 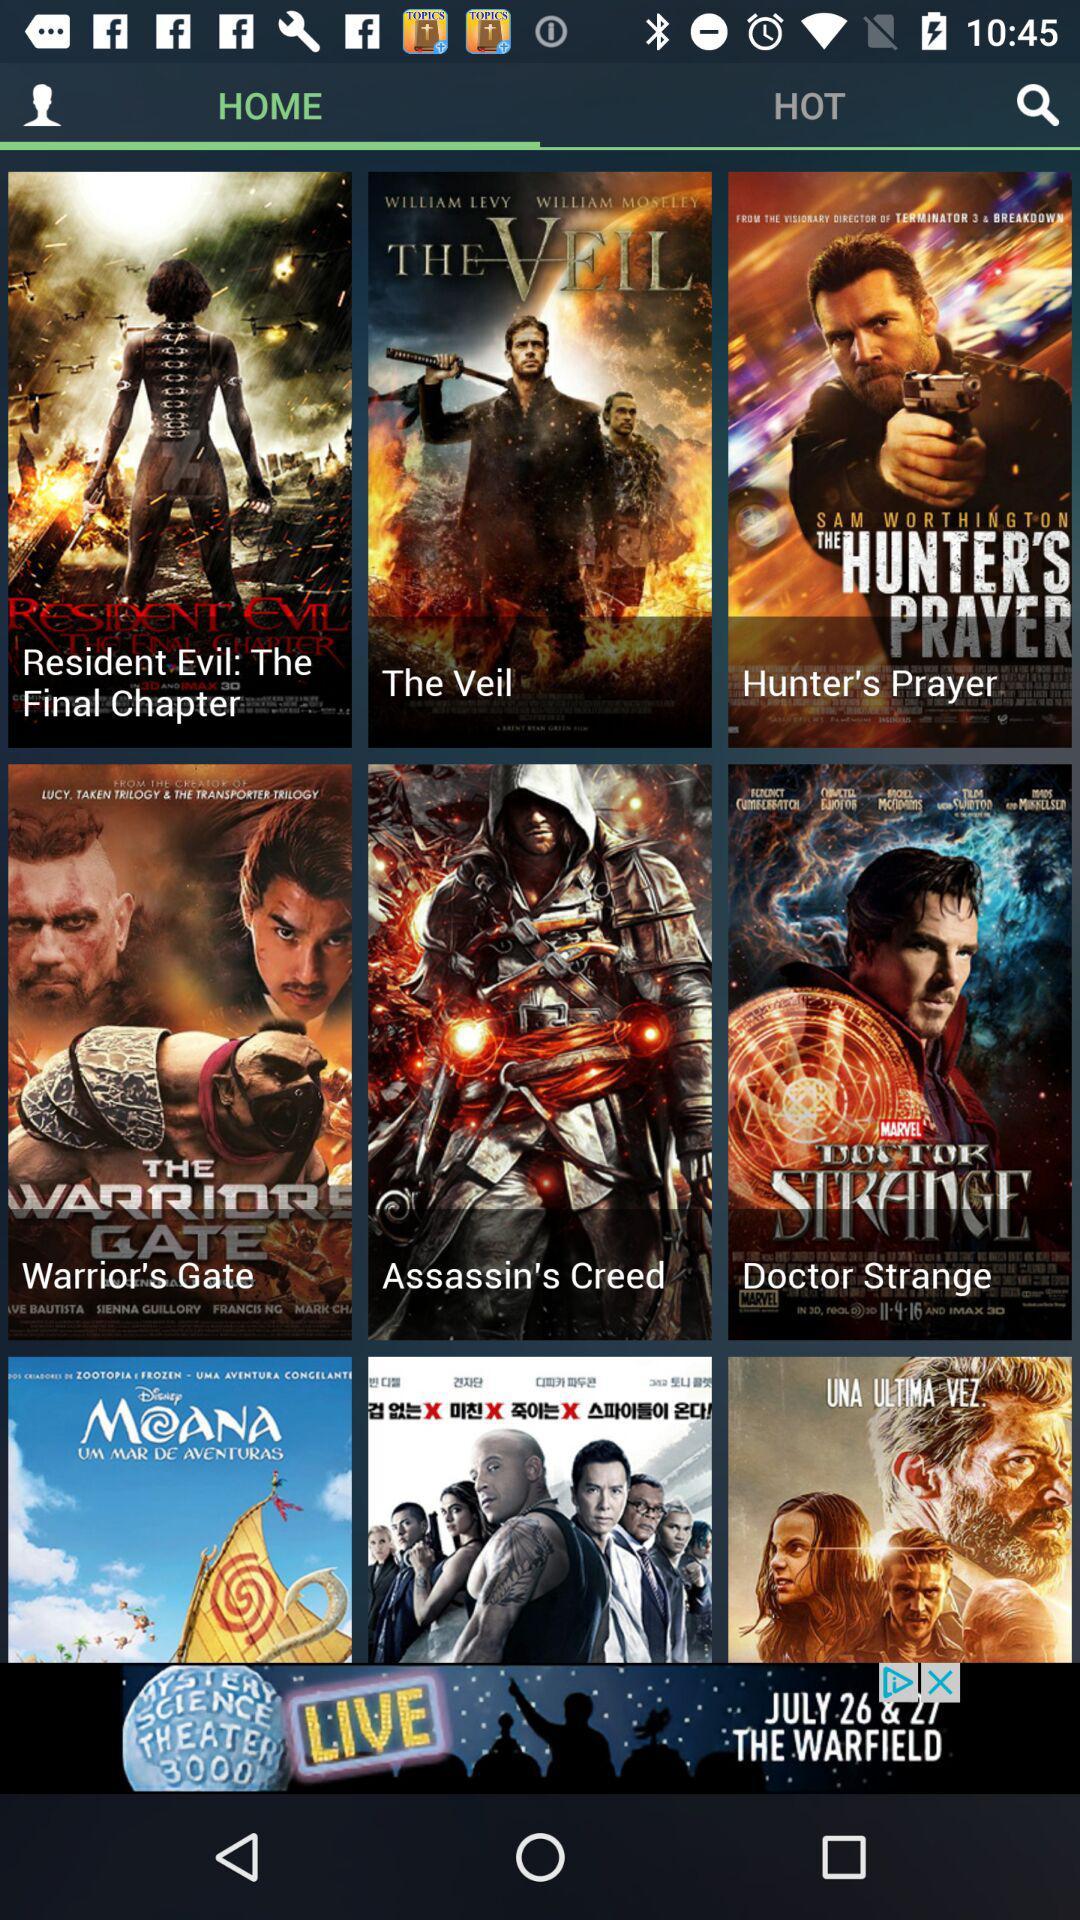 I want to click on homepage, so click(x=42, y=104).